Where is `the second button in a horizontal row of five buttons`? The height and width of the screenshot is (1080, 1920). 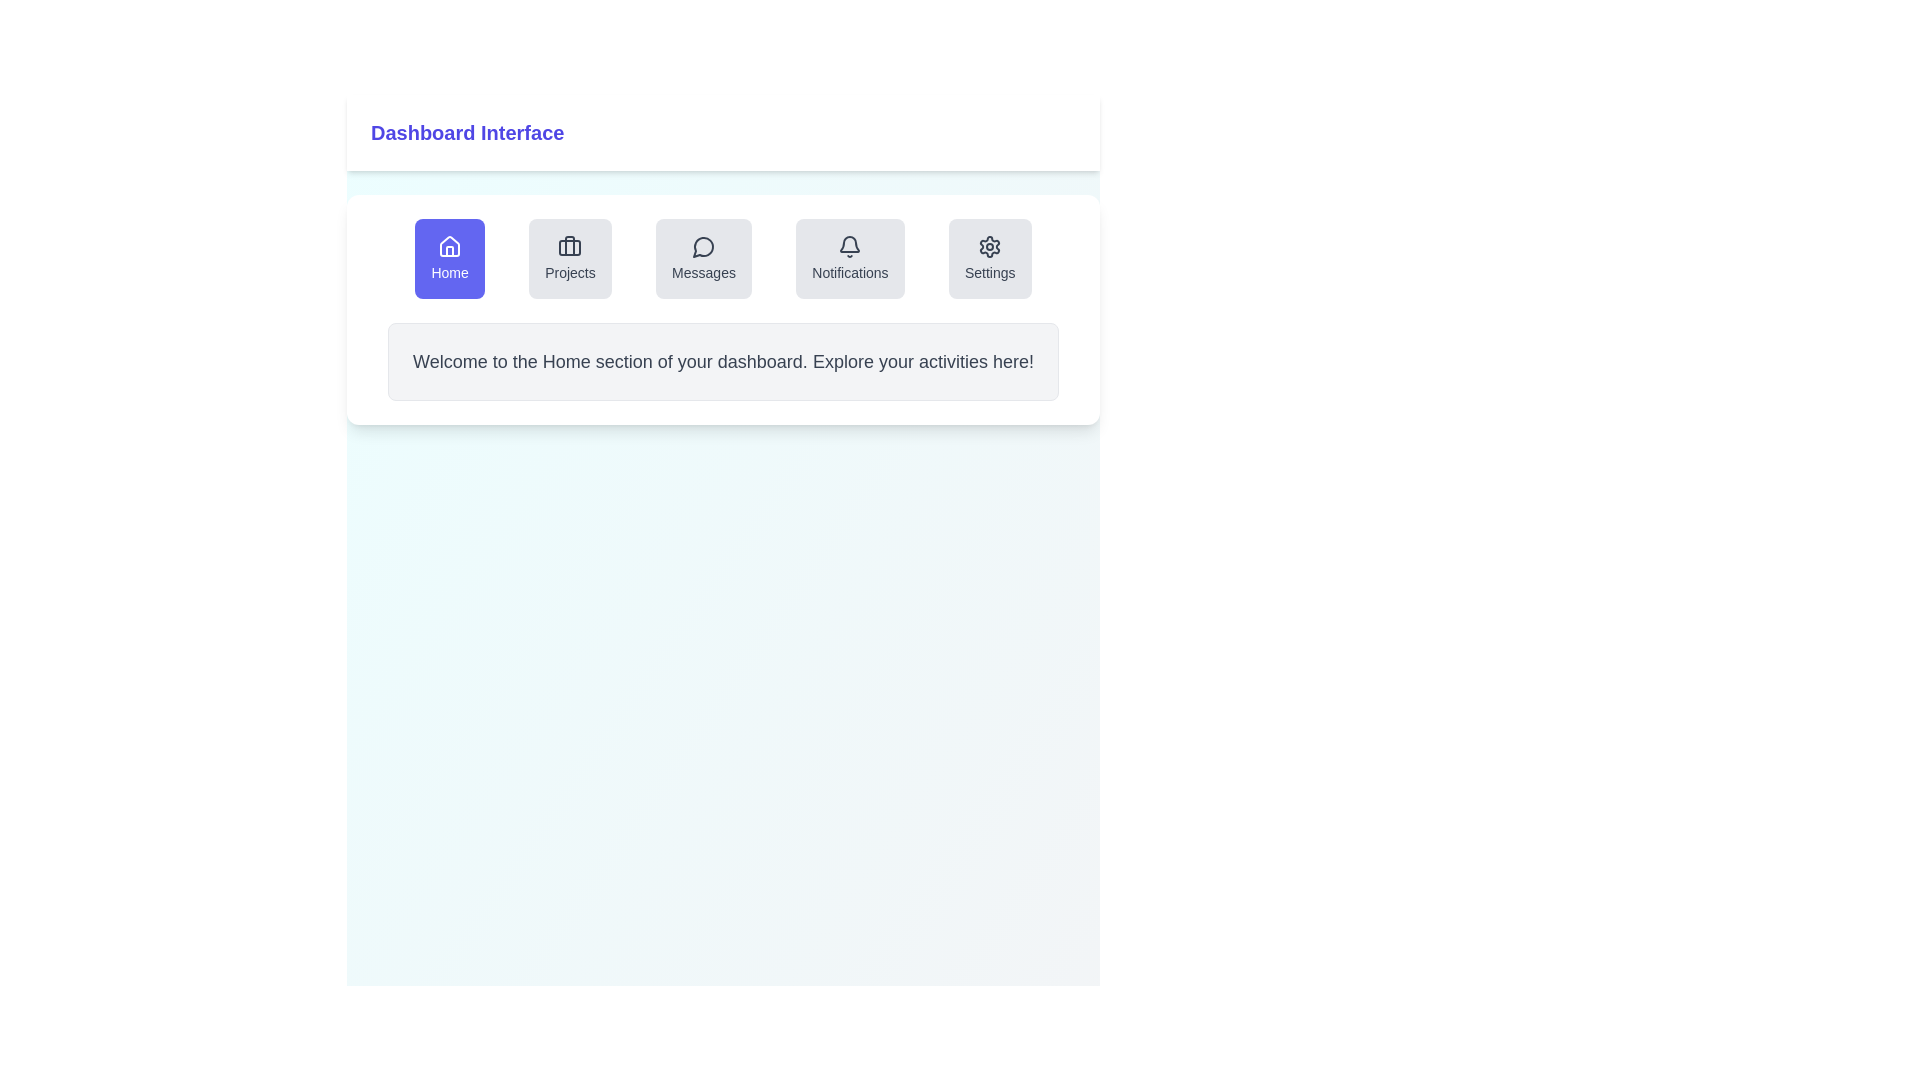 the second button in a horizontal row of five buttons is located at coordinates (569, 257).